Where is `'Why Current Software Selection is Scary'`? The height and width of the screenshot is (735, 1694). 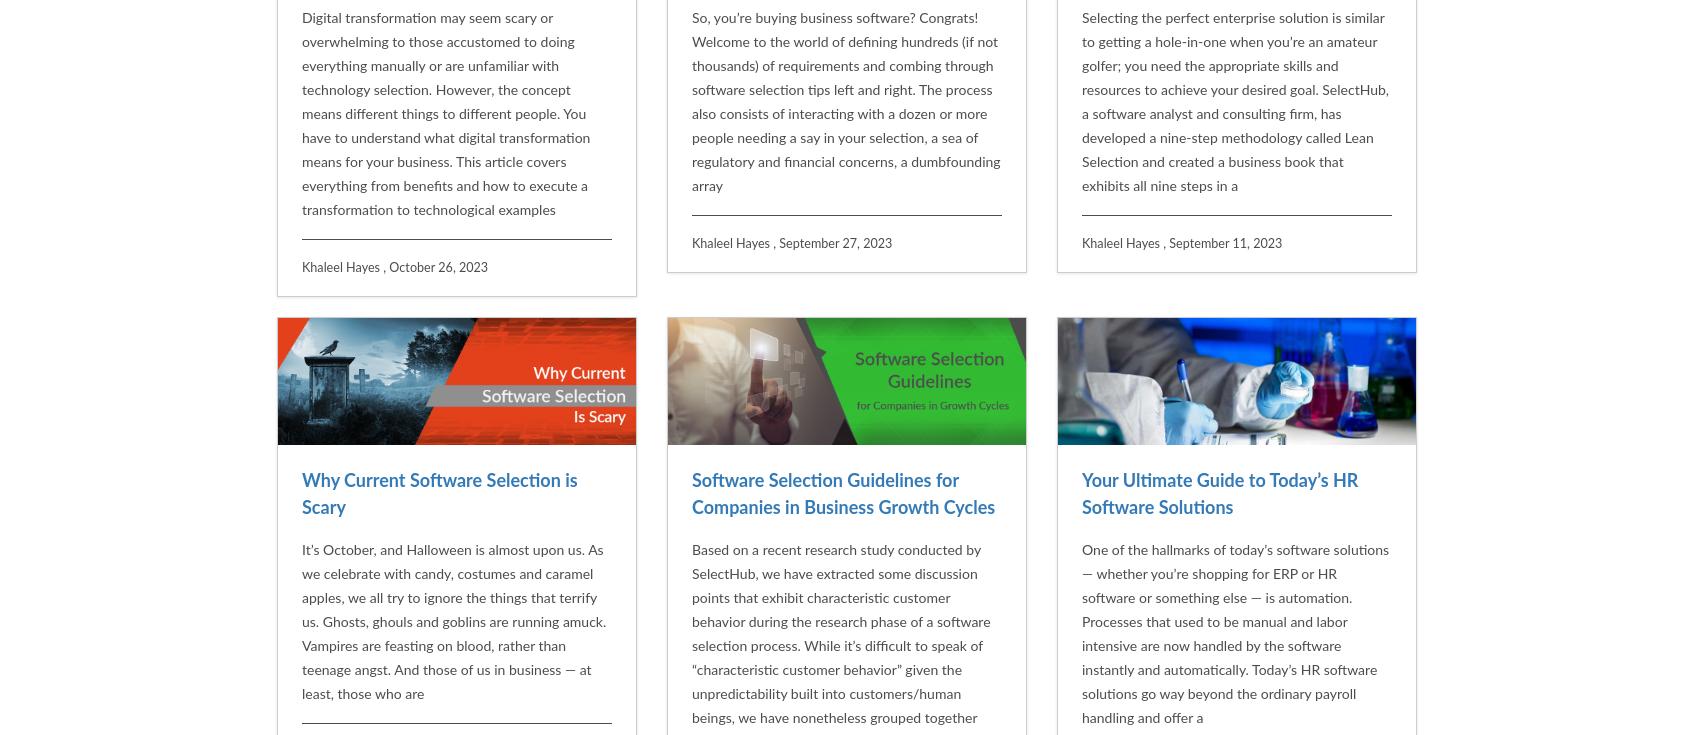
'Why Current Software Selection is Scary' is located at coordinates (439, 290).